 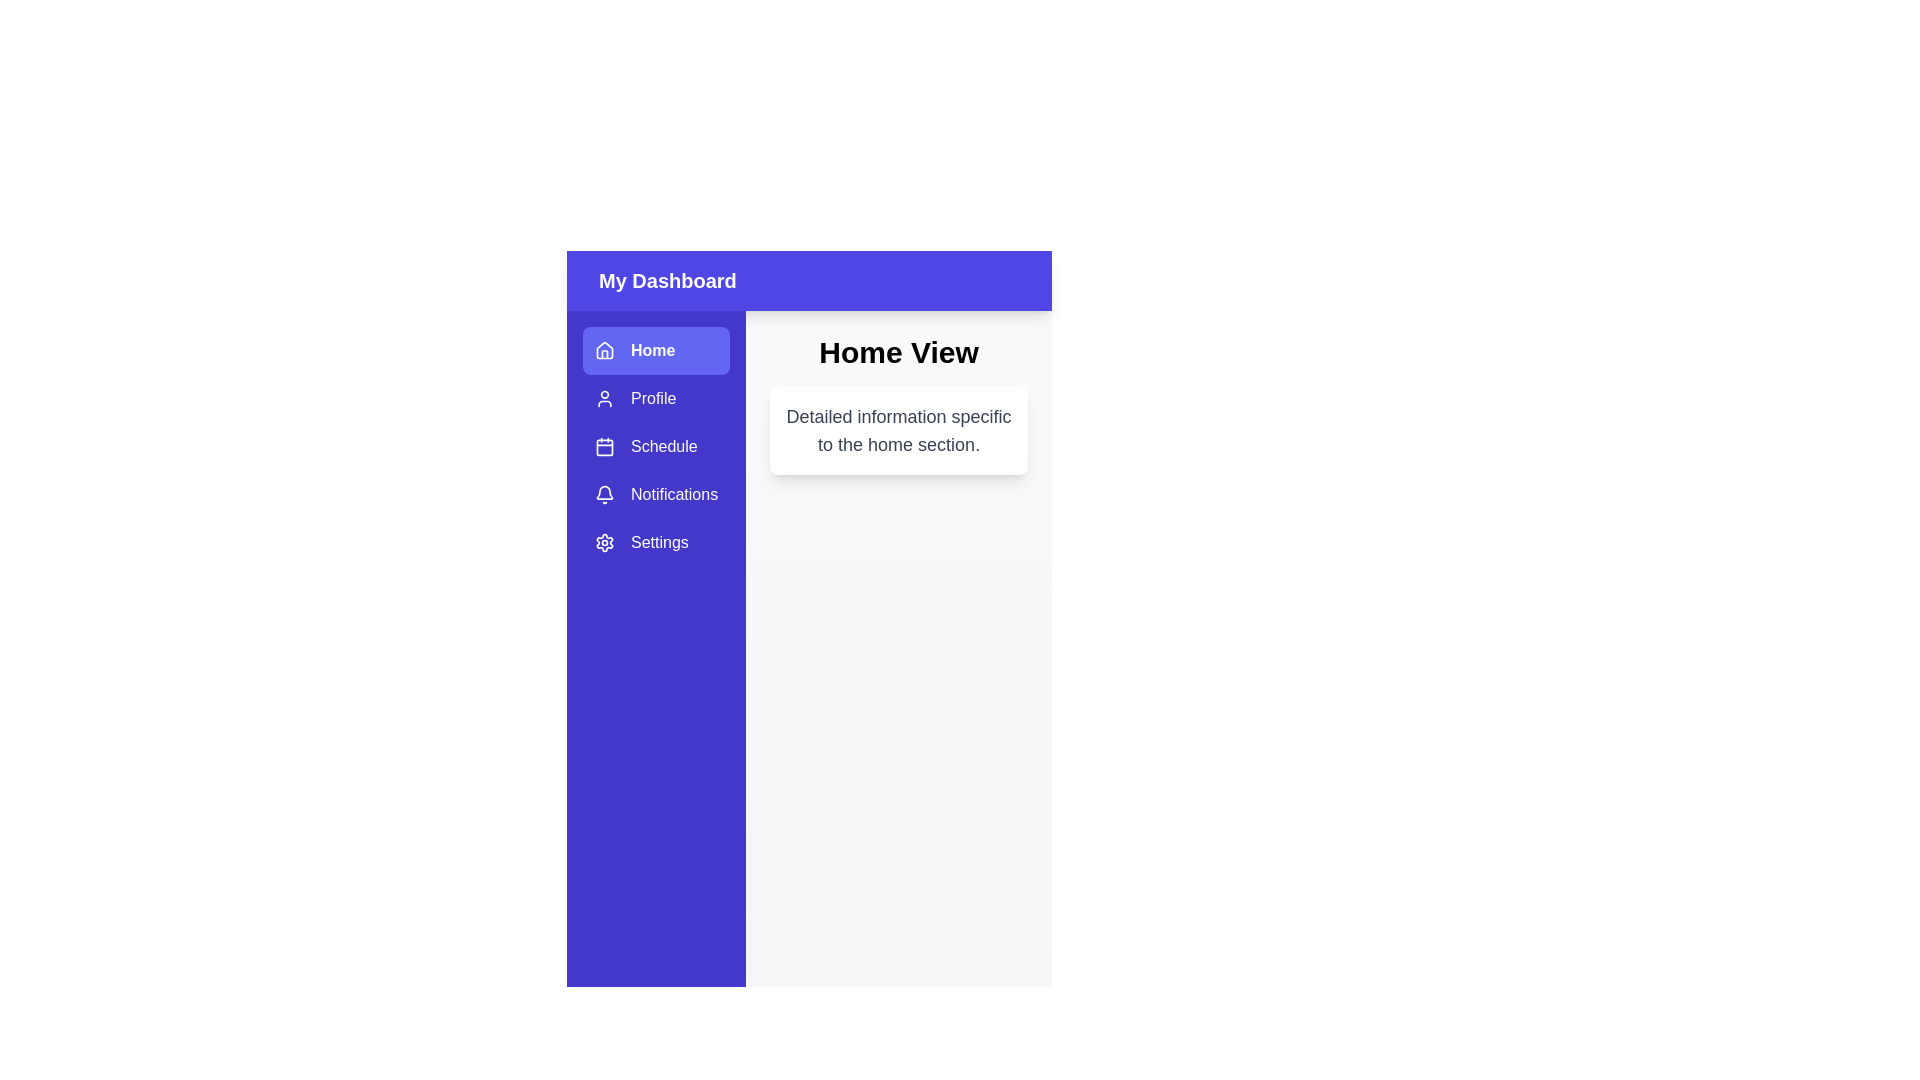 I want to click on the tab Settings in the sidebar menu, so click(x=656, y=543).